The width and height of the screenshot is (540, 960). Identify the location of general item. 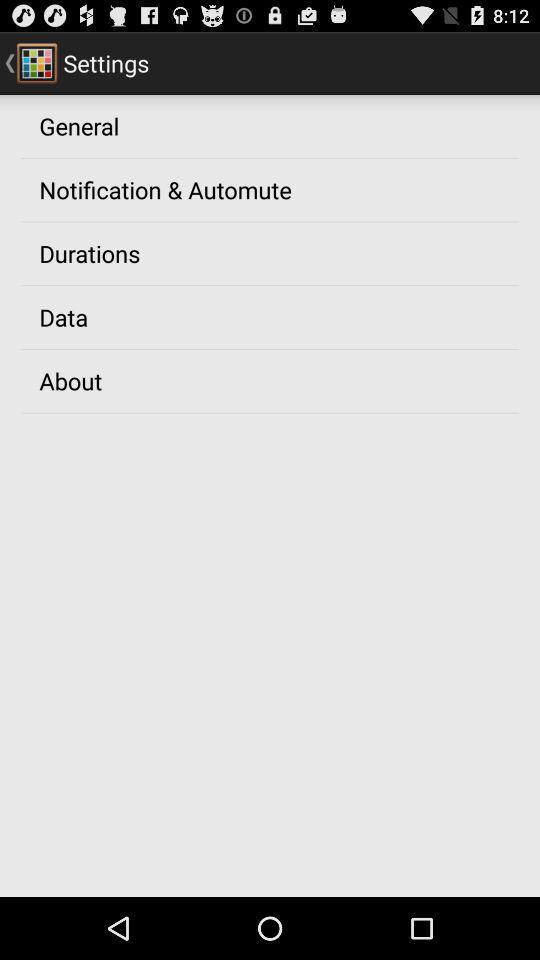
(78, 124).